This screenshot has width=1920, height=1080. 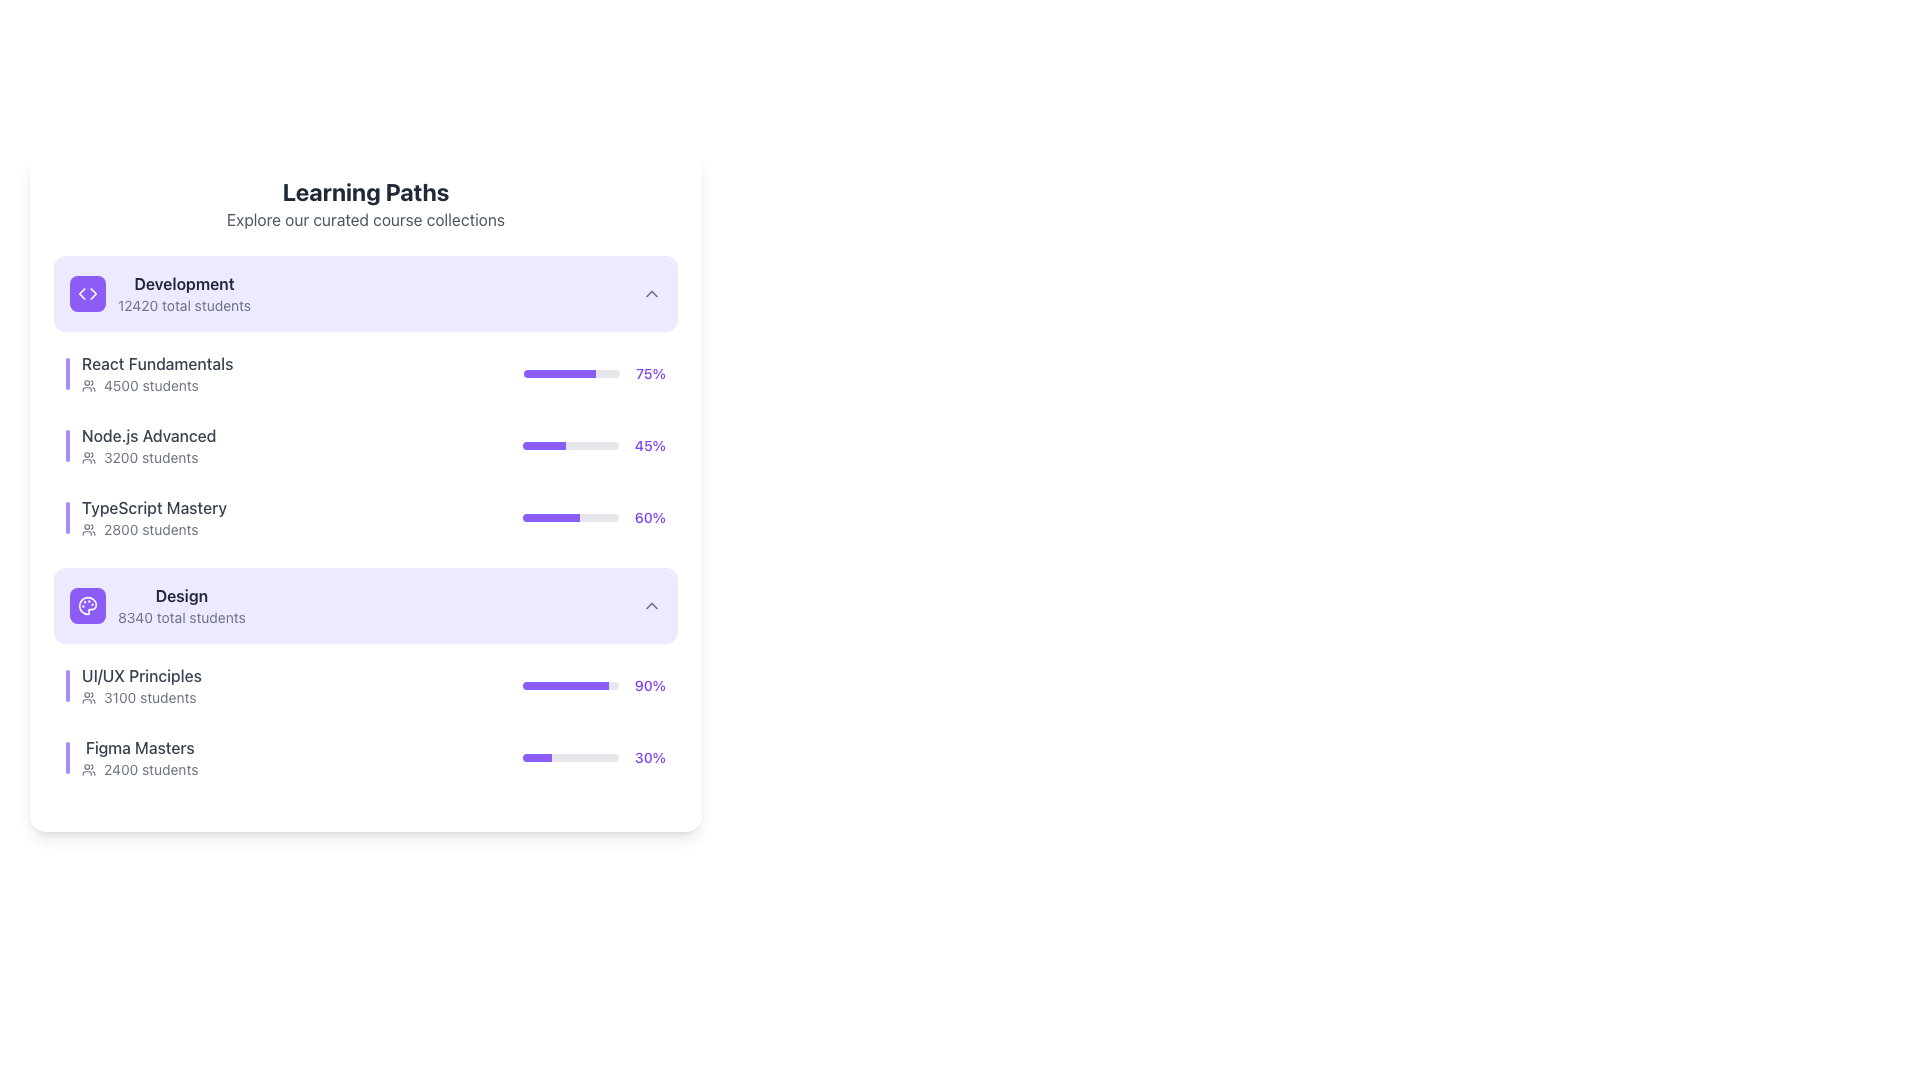 What do you see at coordinates (88, 385) in the screenshot?
I see `the SVG icon representing users located to the left of the text '4500 students' in the 'React Fundamentals' section` at bounding box center [88, 385].